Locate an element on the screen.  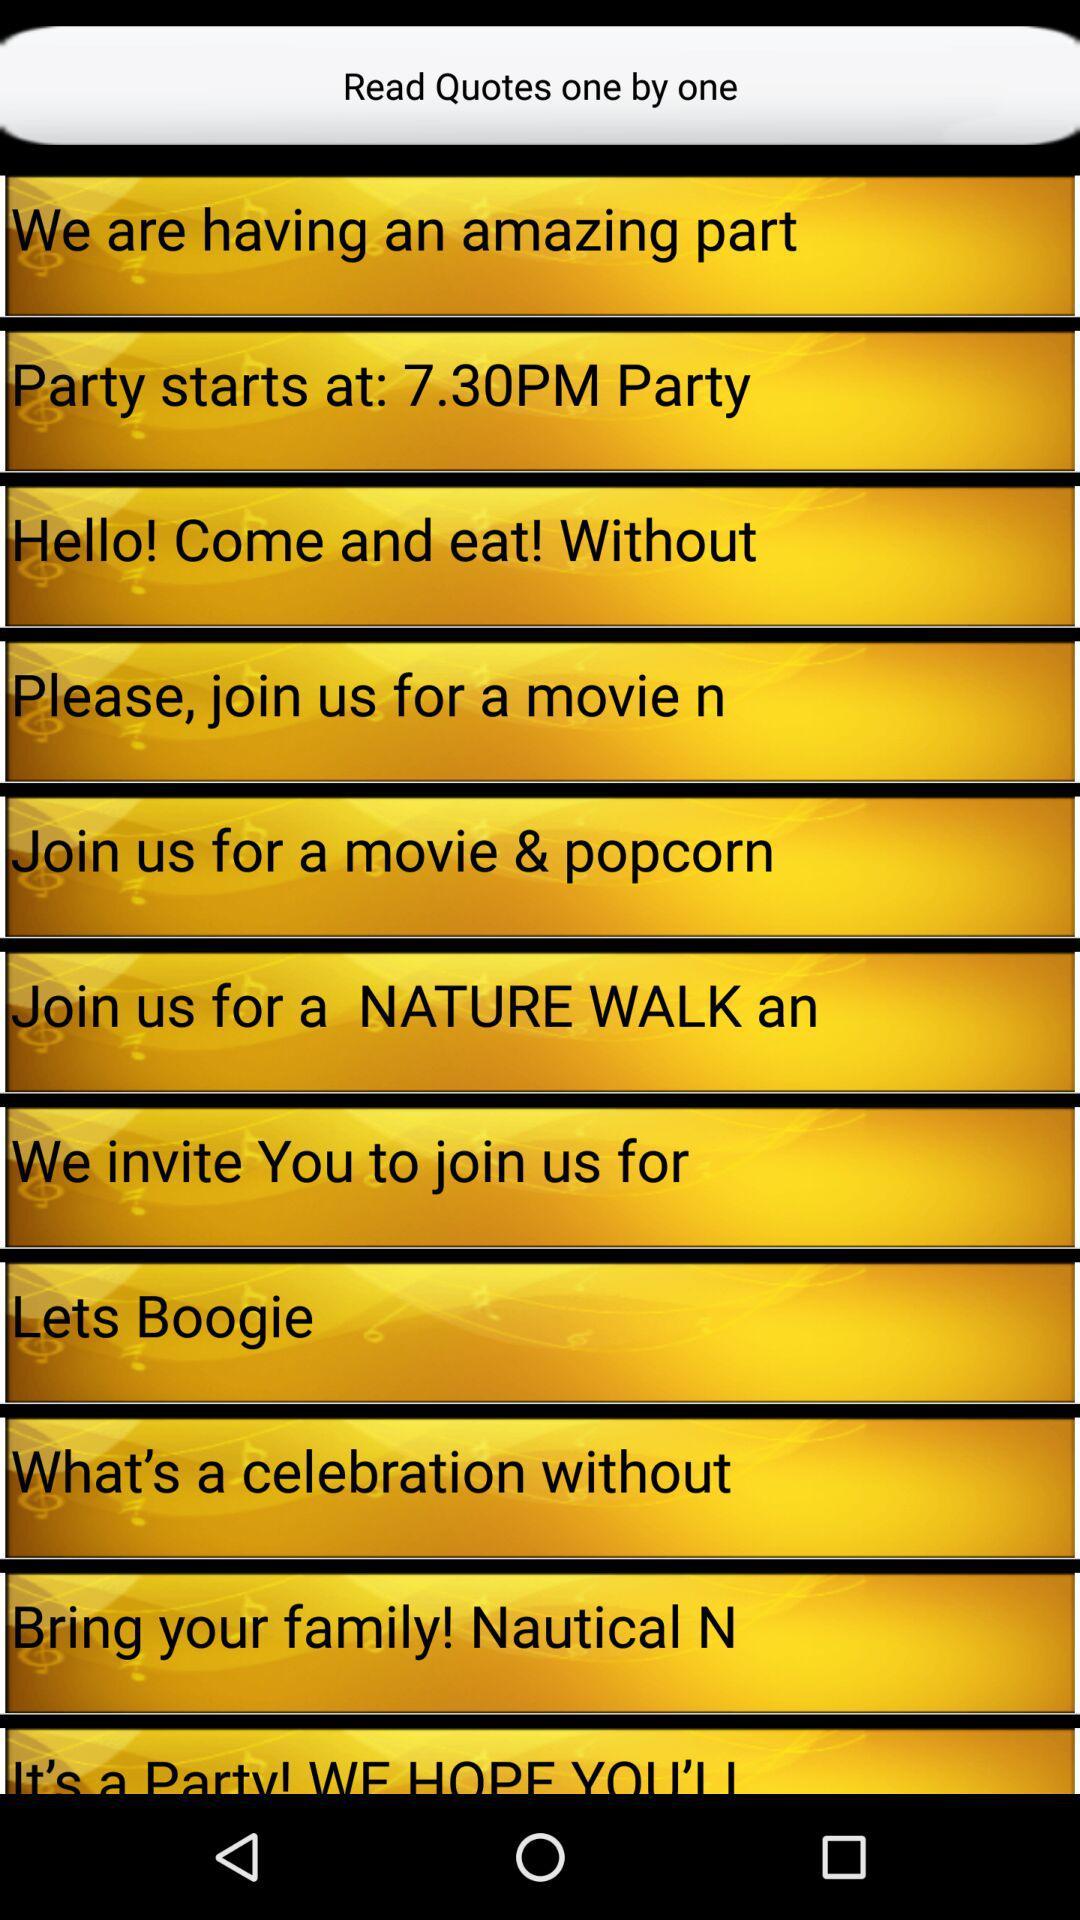
the item below read quotes one icon is located at coordinates (2, 244).